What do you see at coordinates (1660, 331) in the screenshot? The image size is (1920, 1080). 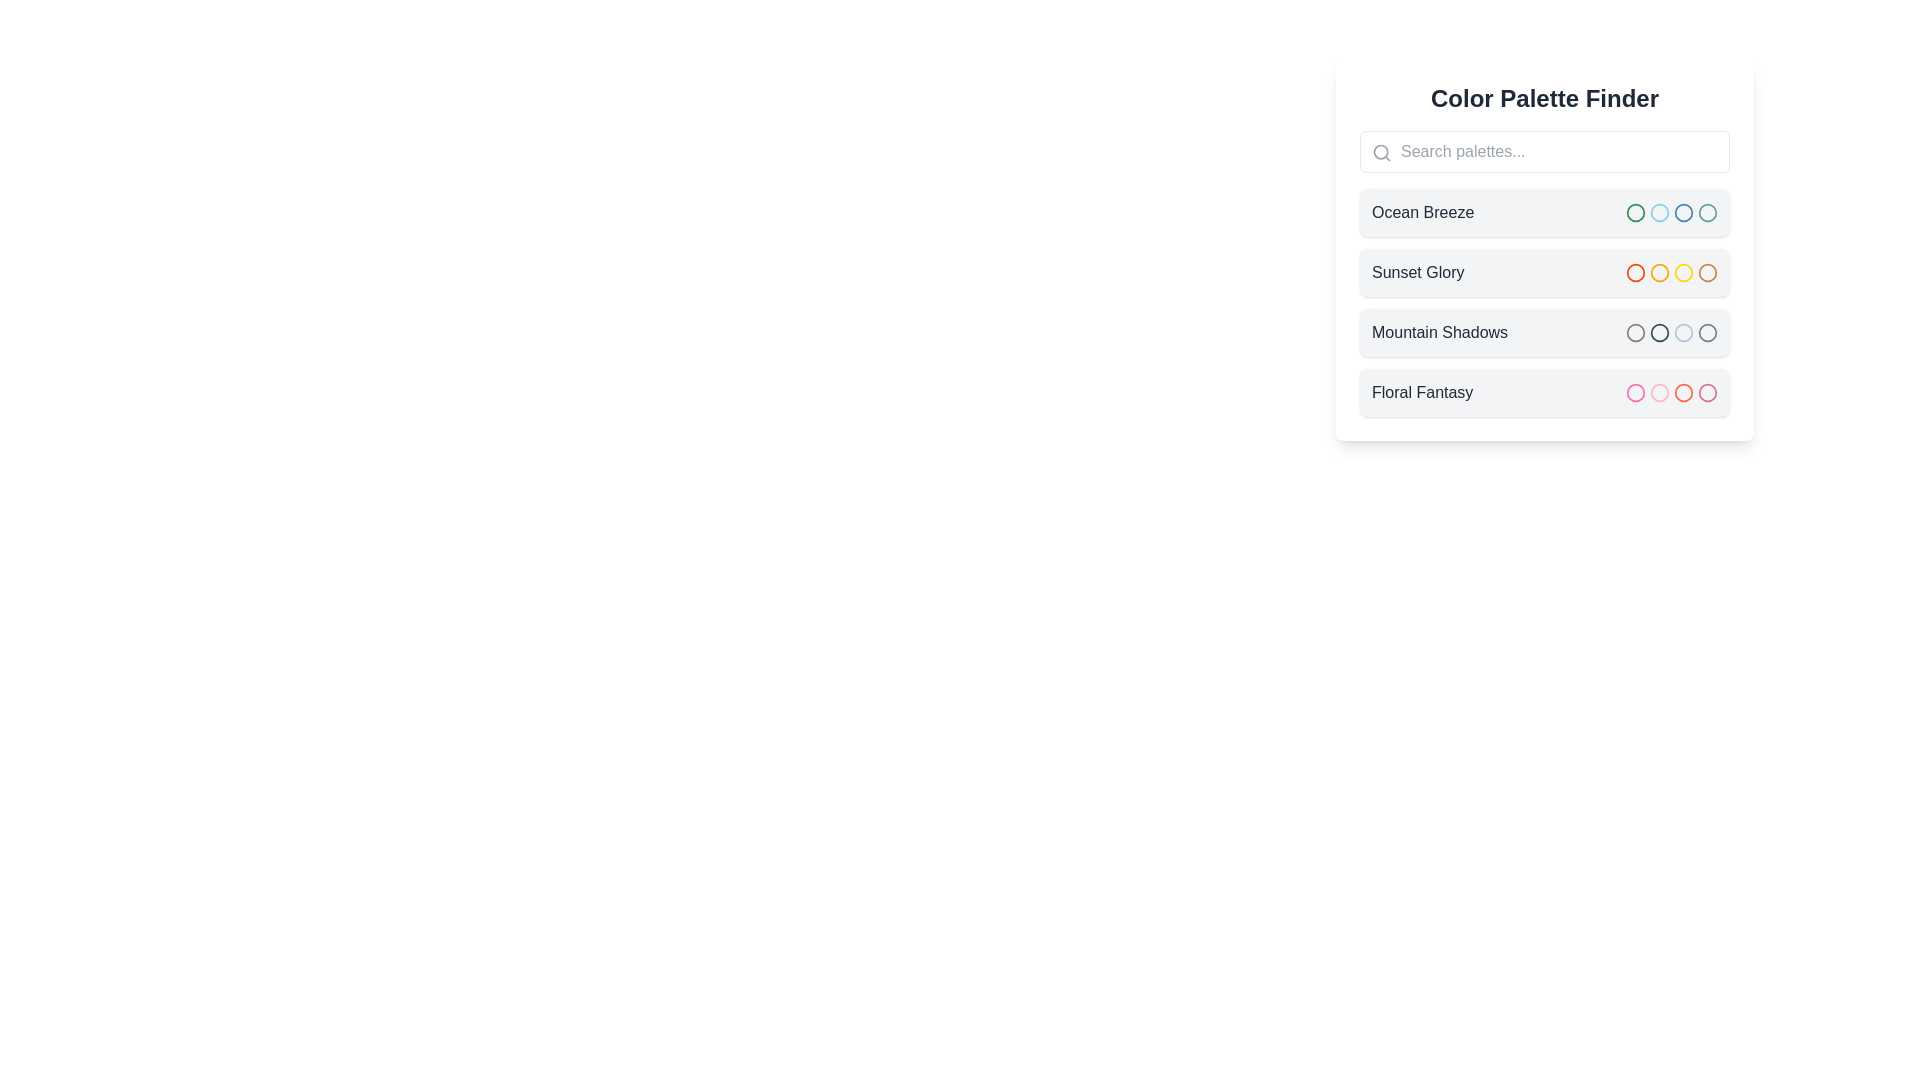 I see `the third circle in the 'Mountain Shadows' color palette, which serves as a visual indicator for a color choice` at bounding box center [1660, 331].